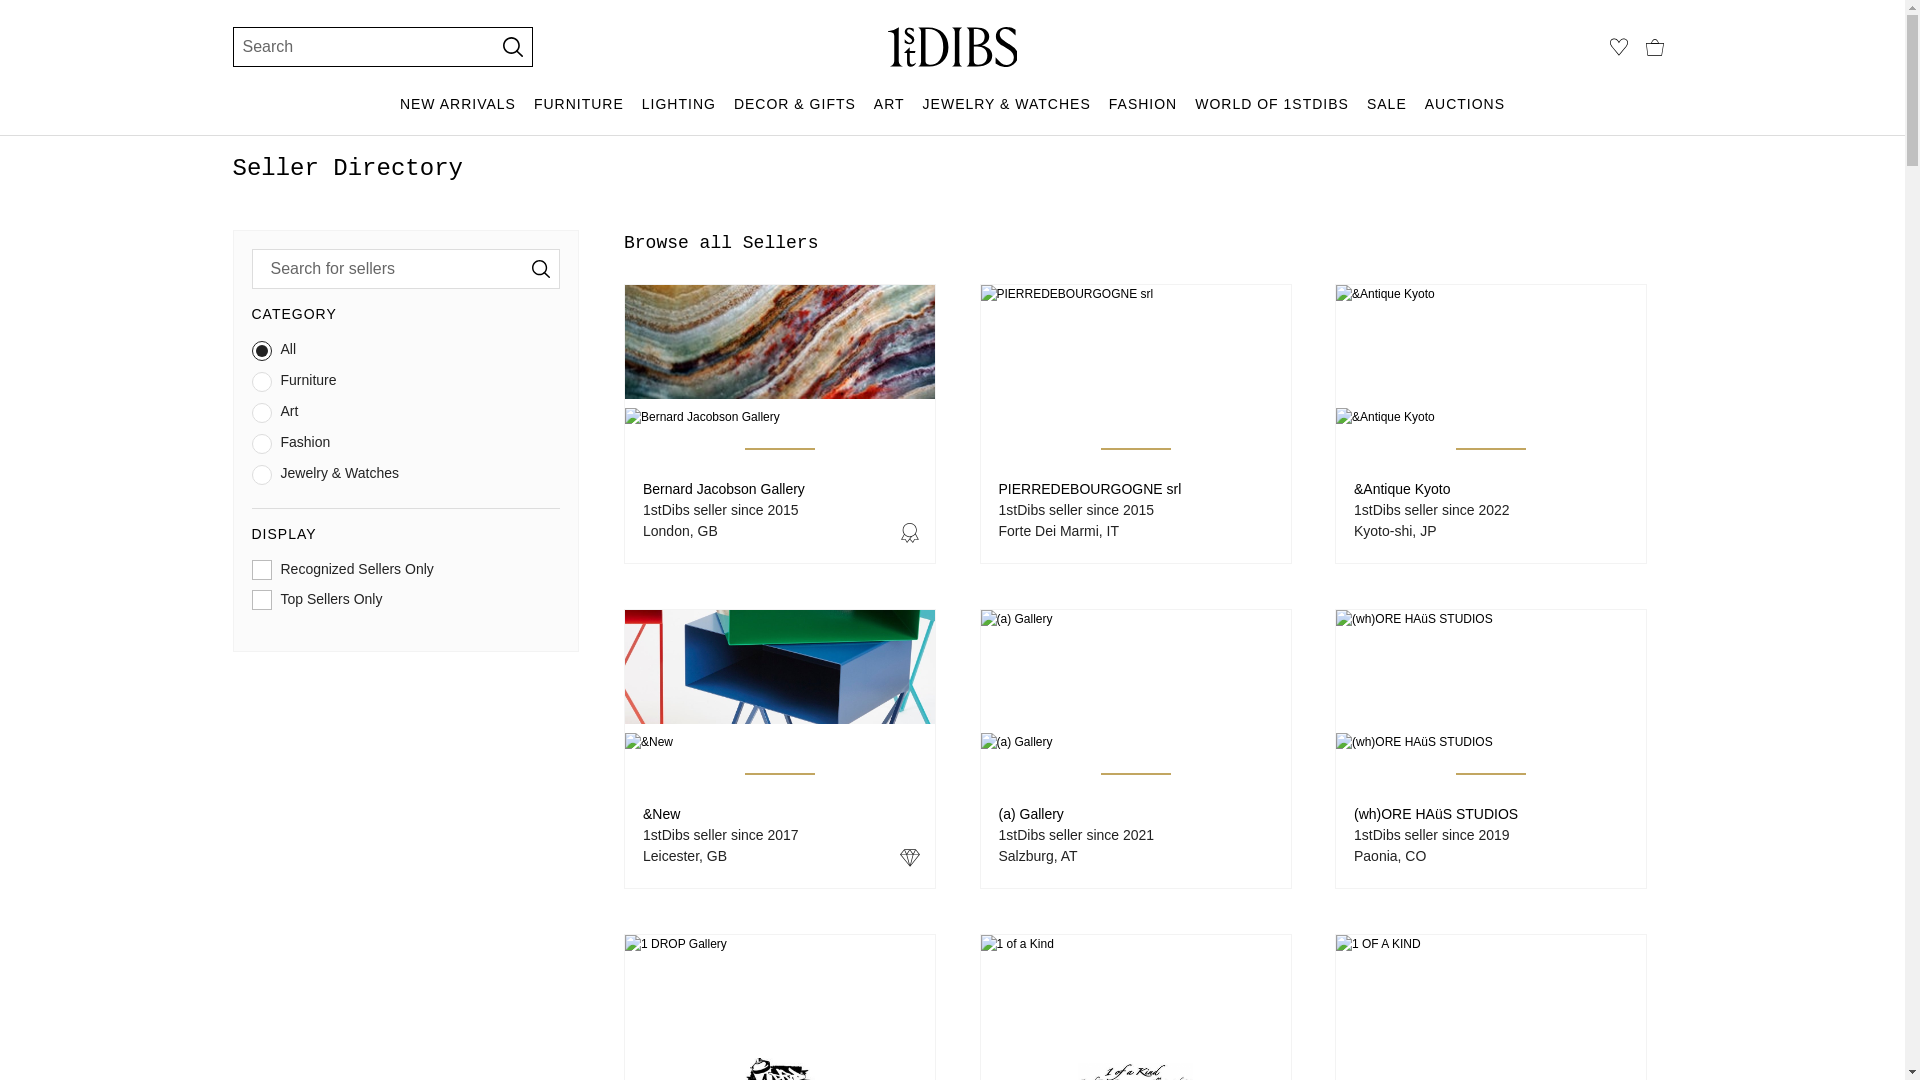 This screenshot has width=1920, height=1080. What do you see at coordinates (354, 45) in the screenshot?
I see `'Search'` at bounding box center [354, 45].